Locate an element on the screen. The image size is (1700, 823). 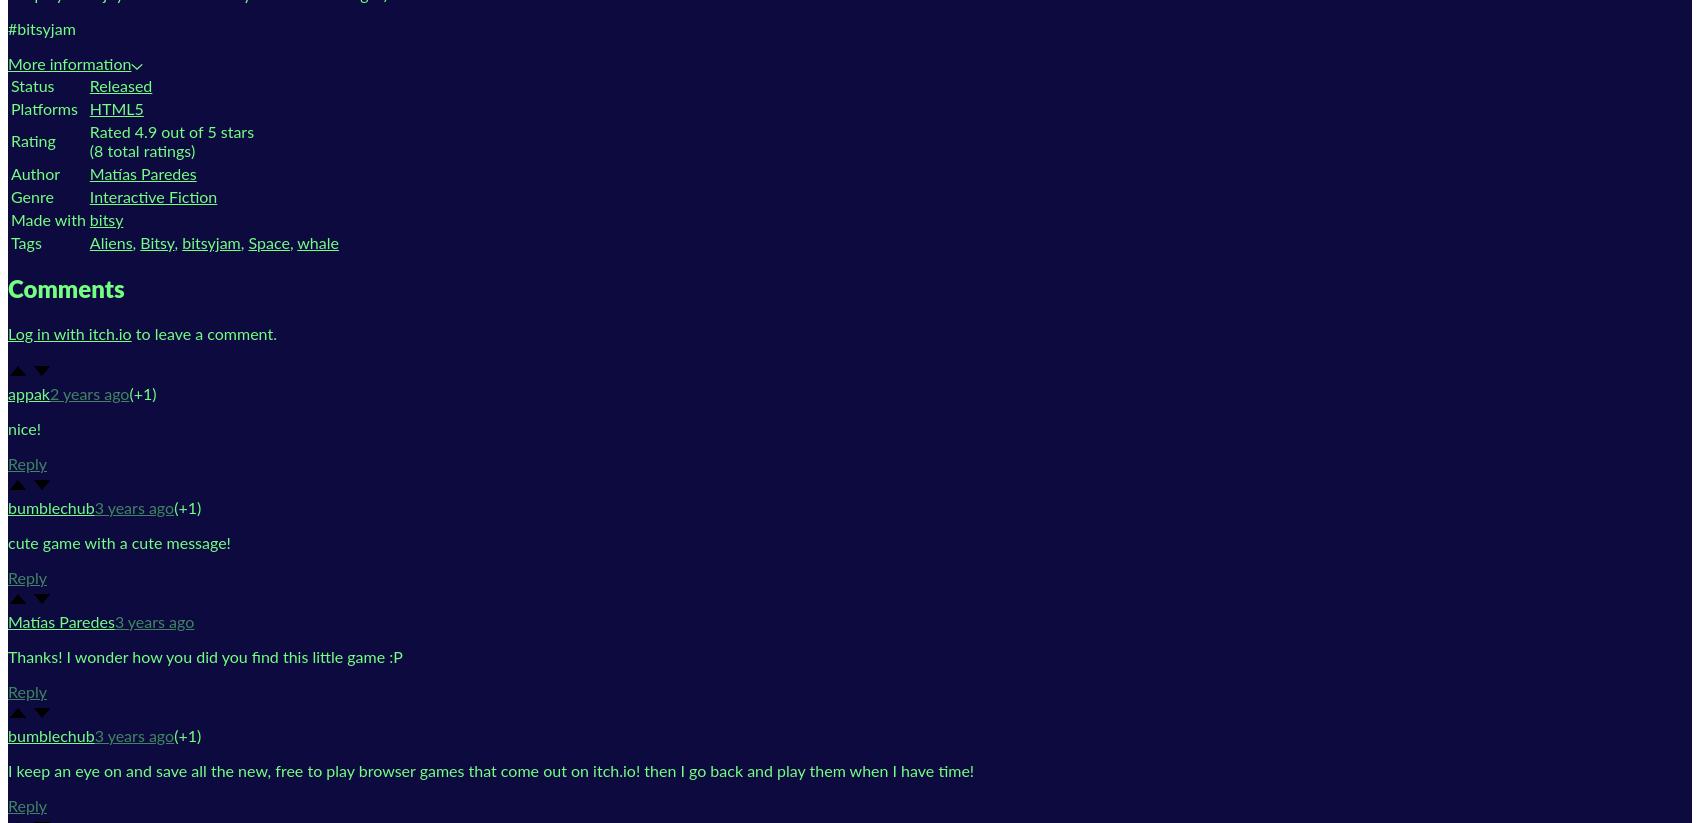
'Platforms' is located at coordinates (11, 107).